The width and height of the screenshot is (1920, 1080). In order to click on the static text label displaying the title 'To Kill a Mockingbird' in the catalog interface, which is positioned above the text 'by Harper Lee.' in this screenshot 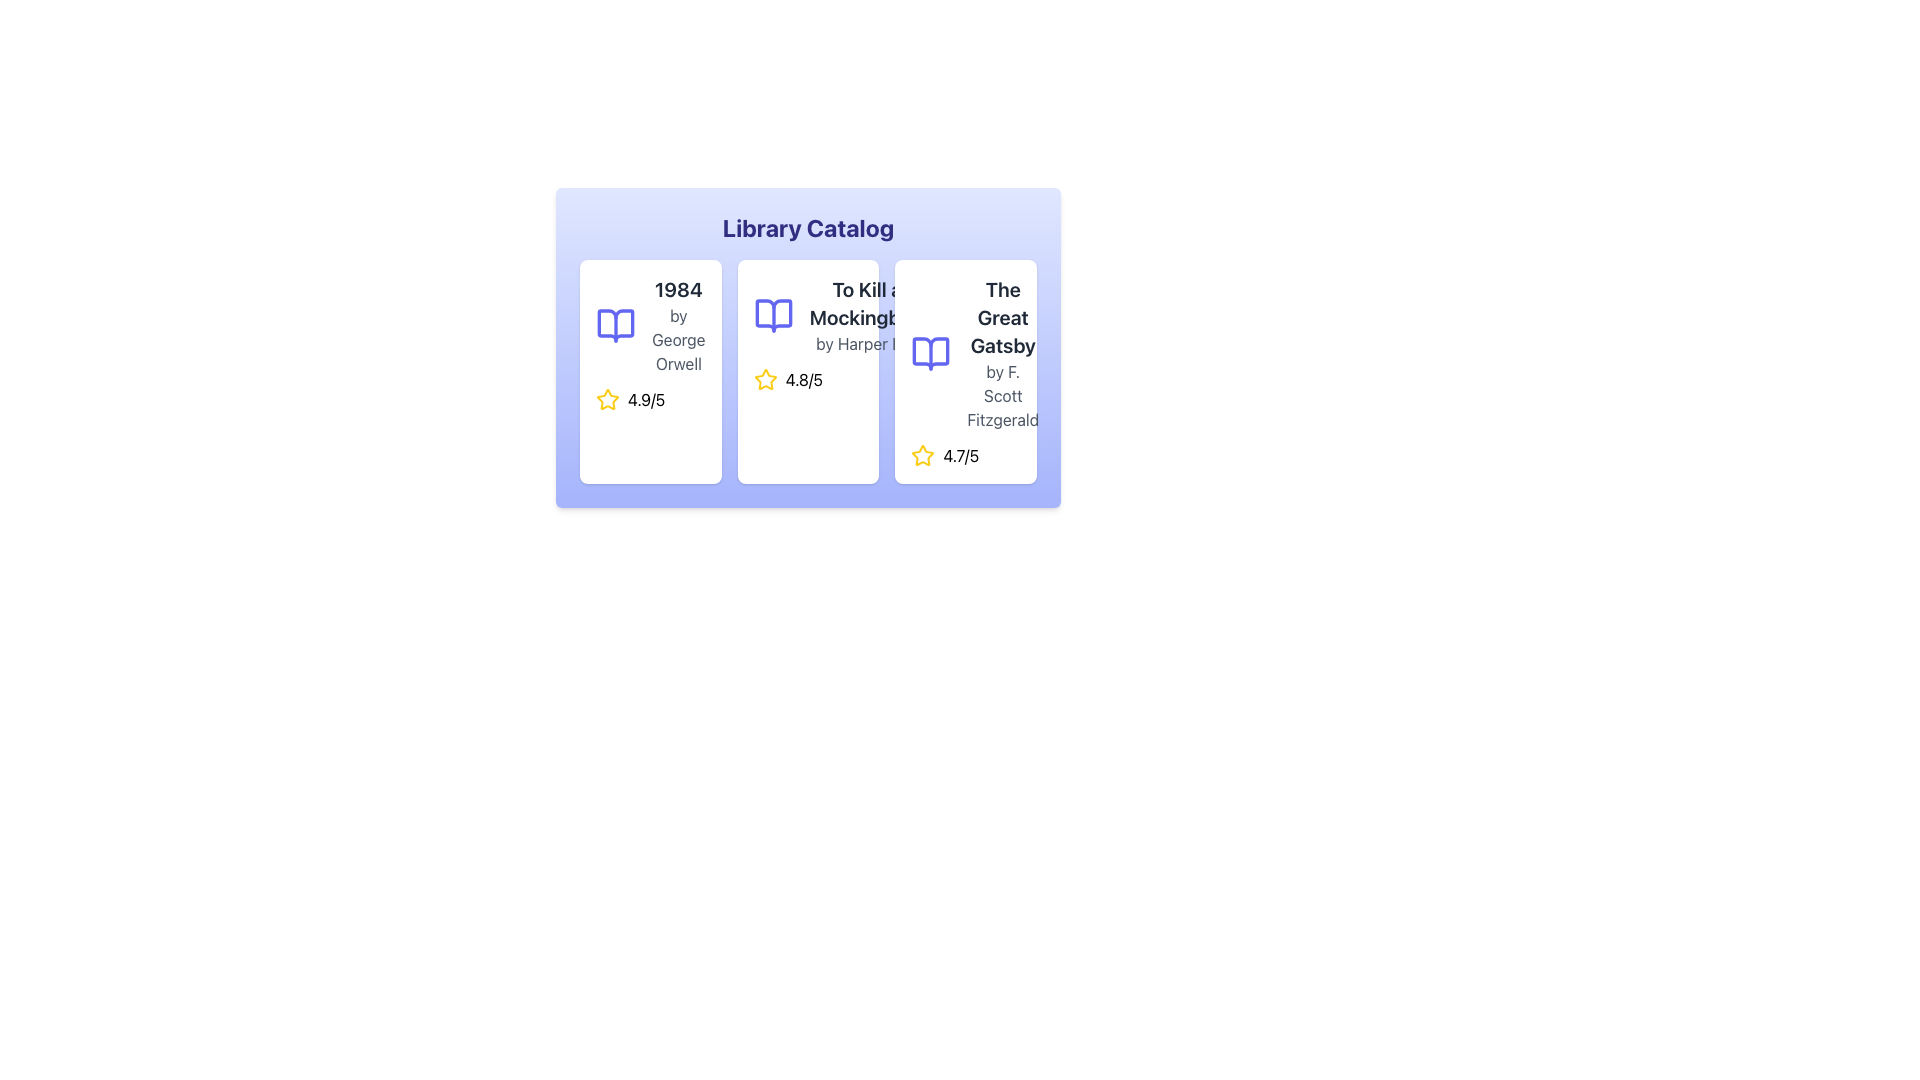, I will do `click(867, 304)`.